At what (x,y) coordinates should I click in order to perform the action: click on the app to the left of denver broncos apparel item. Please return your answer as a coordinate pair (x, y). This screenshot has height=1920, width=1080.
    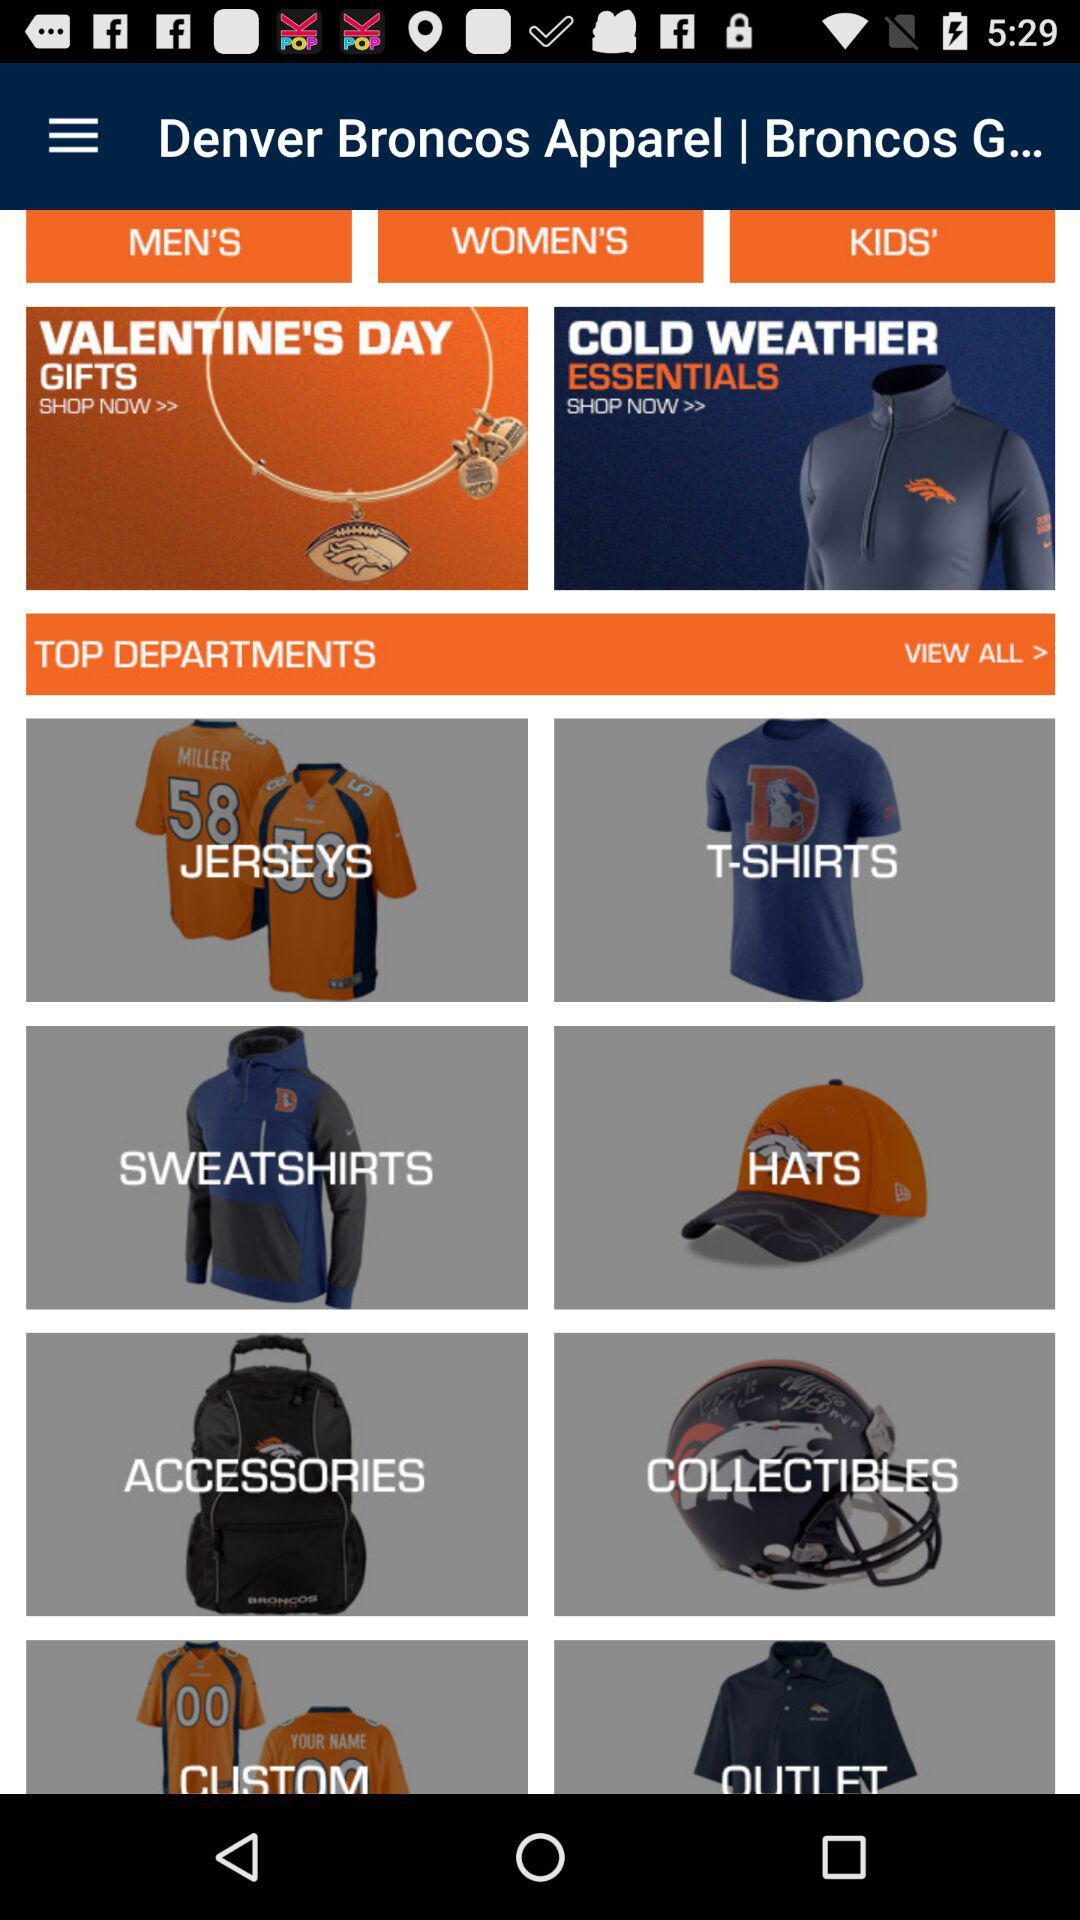
    Looking at the image, I should click on (72, 135).